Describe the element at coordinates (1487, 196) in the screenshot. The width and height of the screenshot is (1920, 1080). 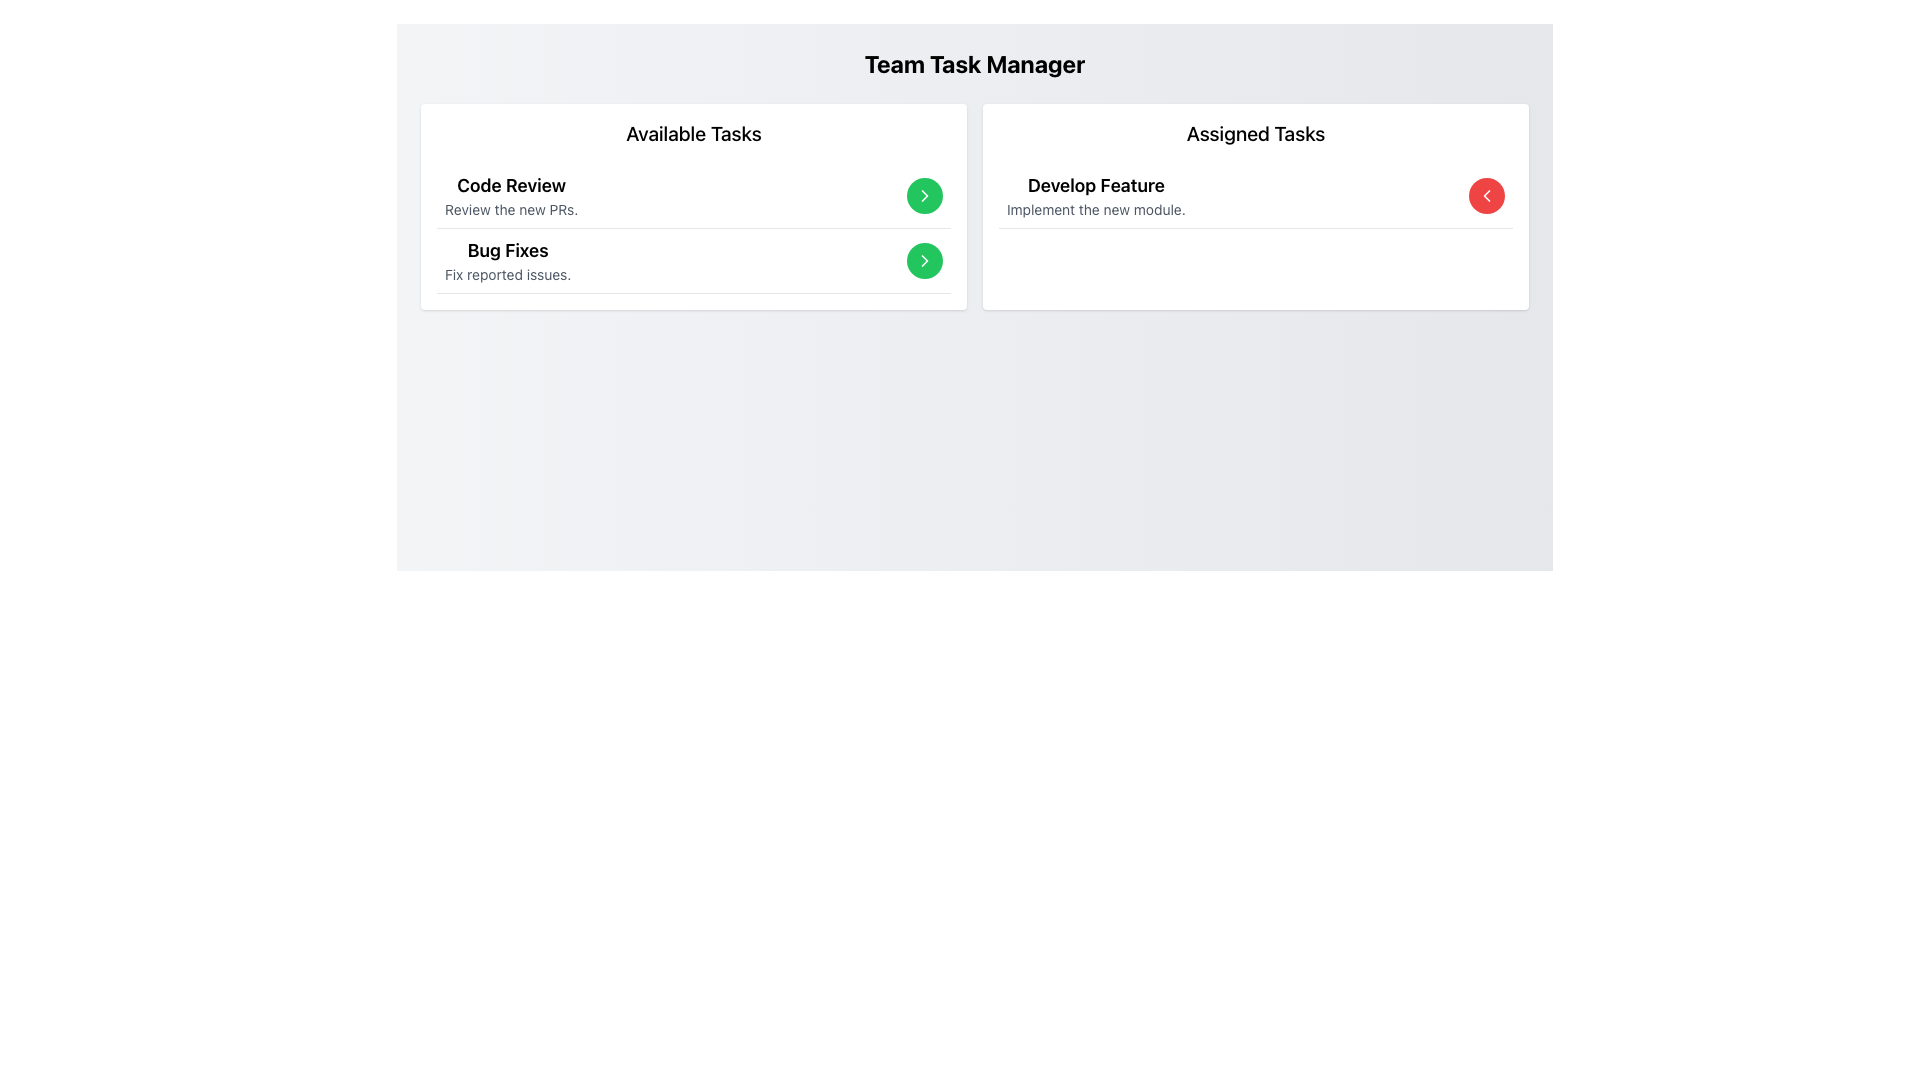
I see `the button located to the far-right of the 'Develop Feature' task card's header row in the 'Assigned Tasks' section` at that location.